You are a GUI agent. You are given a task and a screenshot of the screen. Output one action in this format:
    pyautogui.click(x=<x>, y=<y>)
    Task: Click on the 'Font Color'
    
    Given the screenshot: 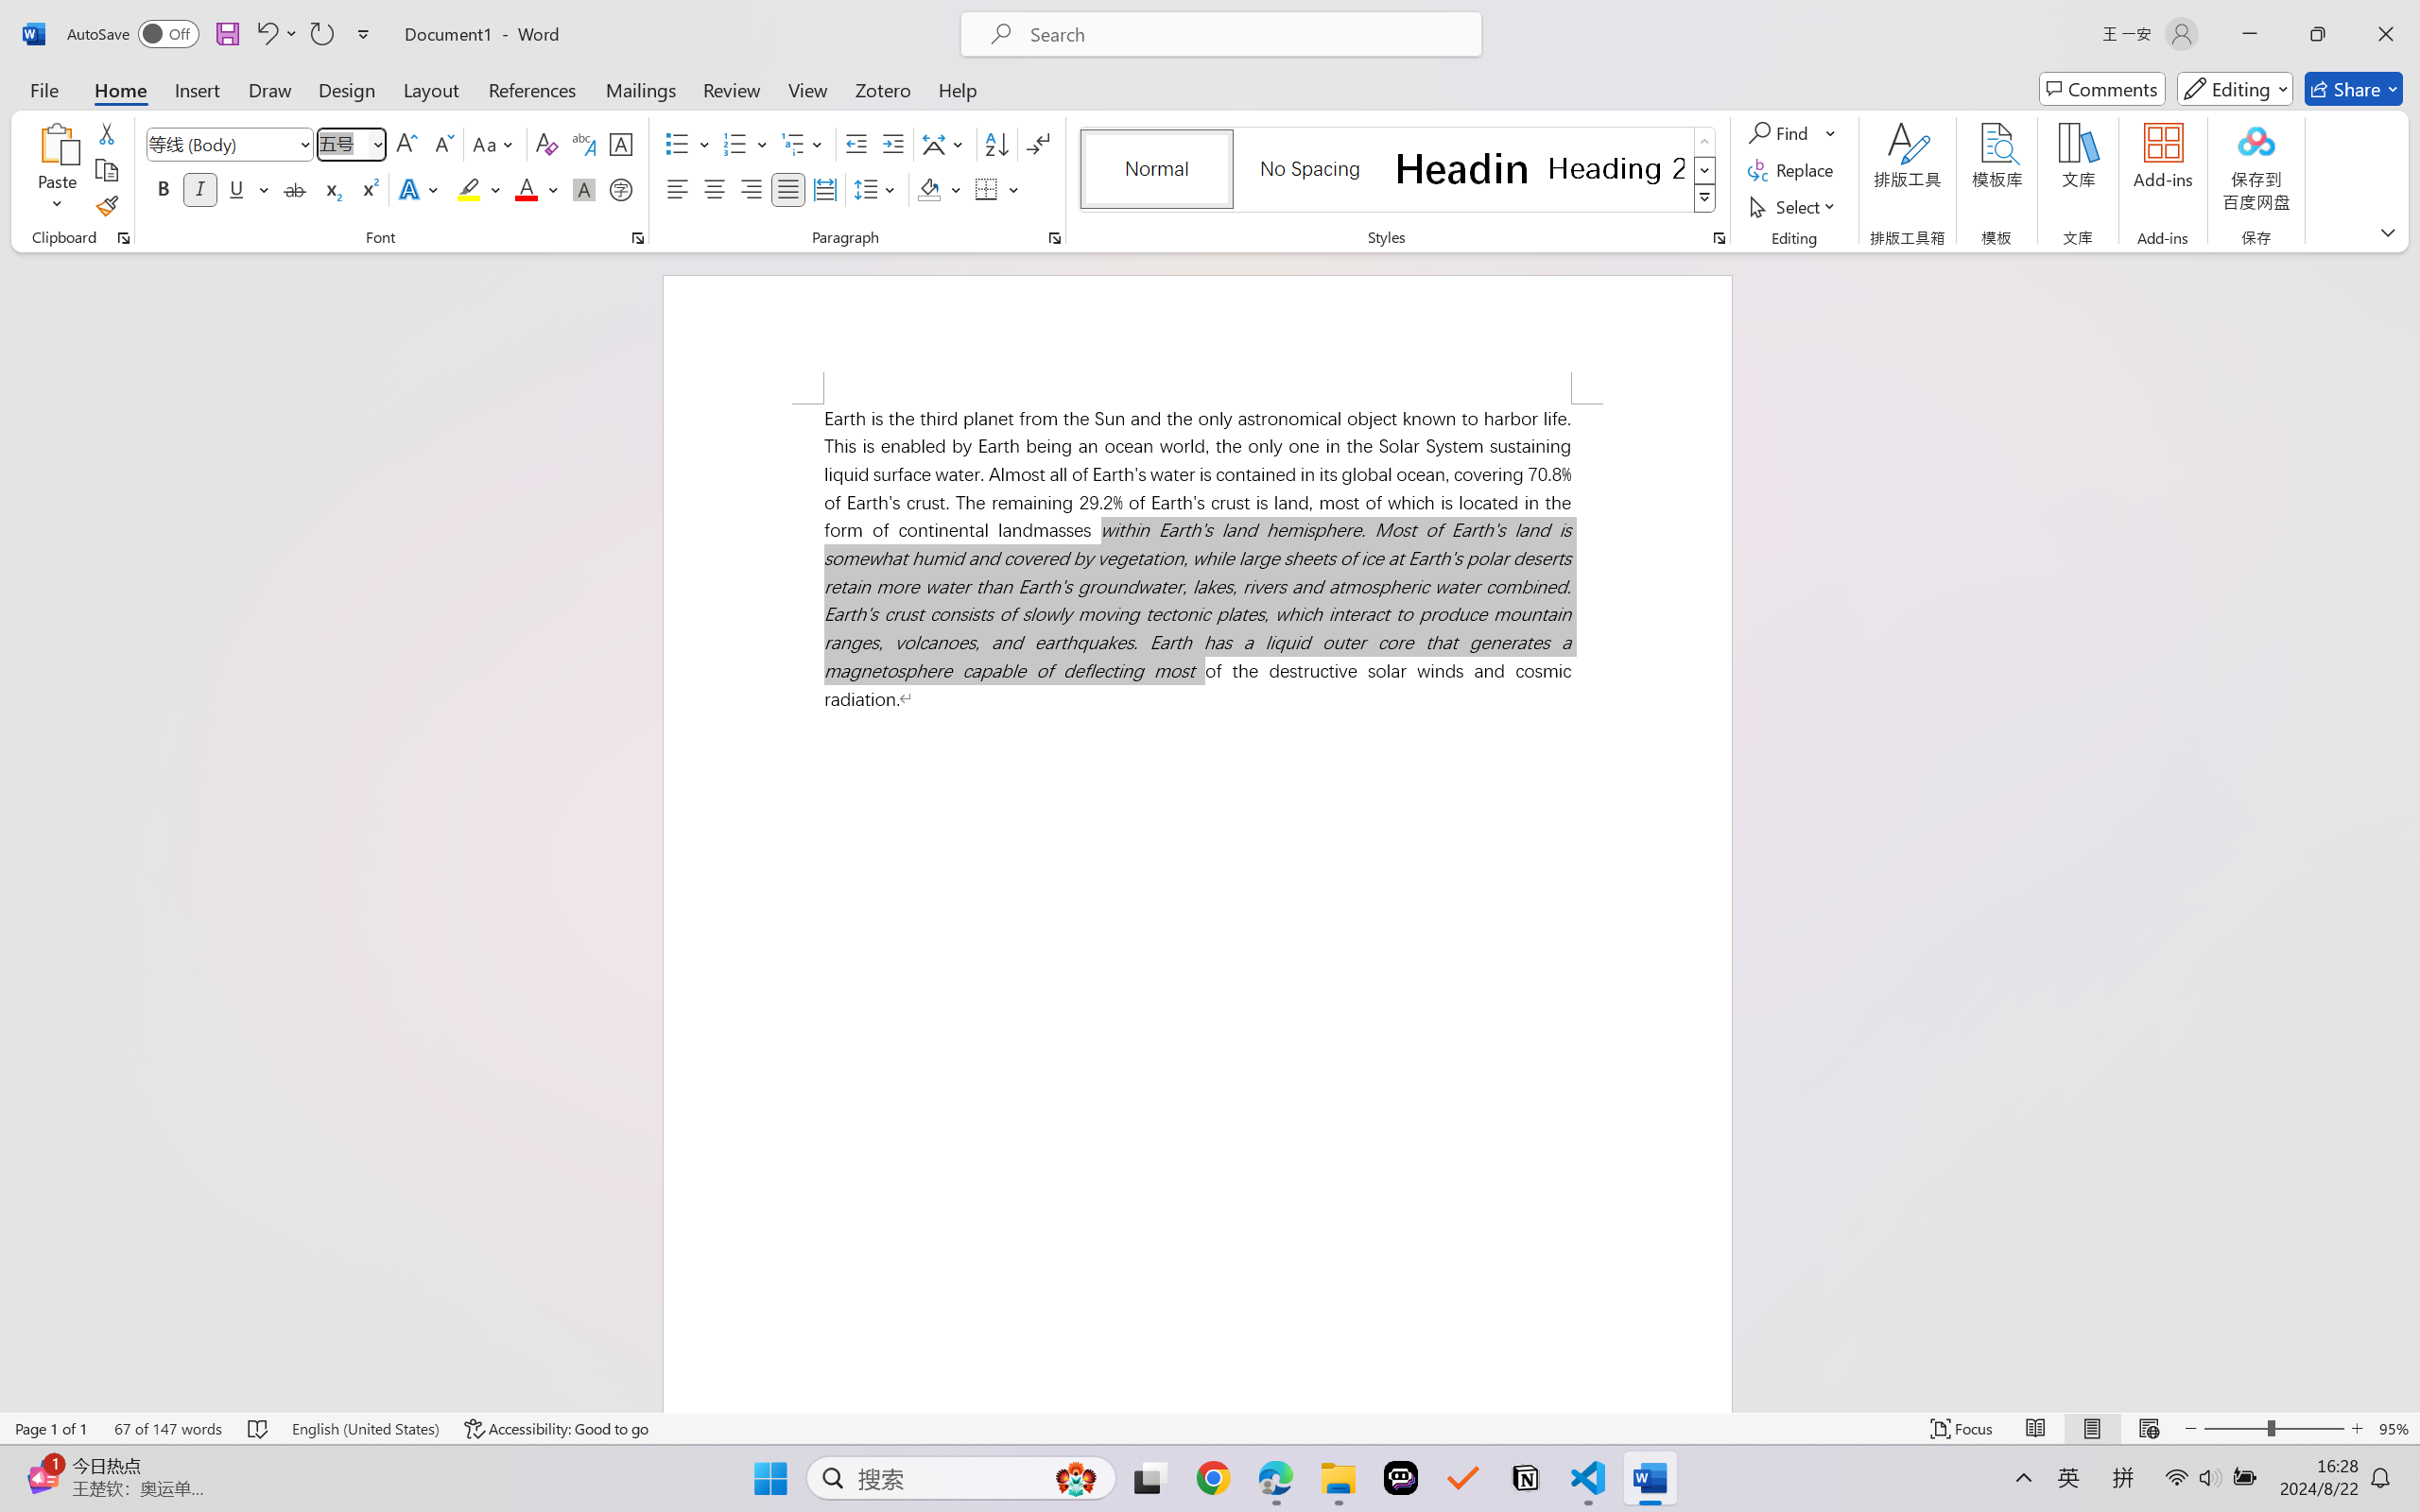 What is the action you would take?
    pyautogui.click(x=536, y=188)
    